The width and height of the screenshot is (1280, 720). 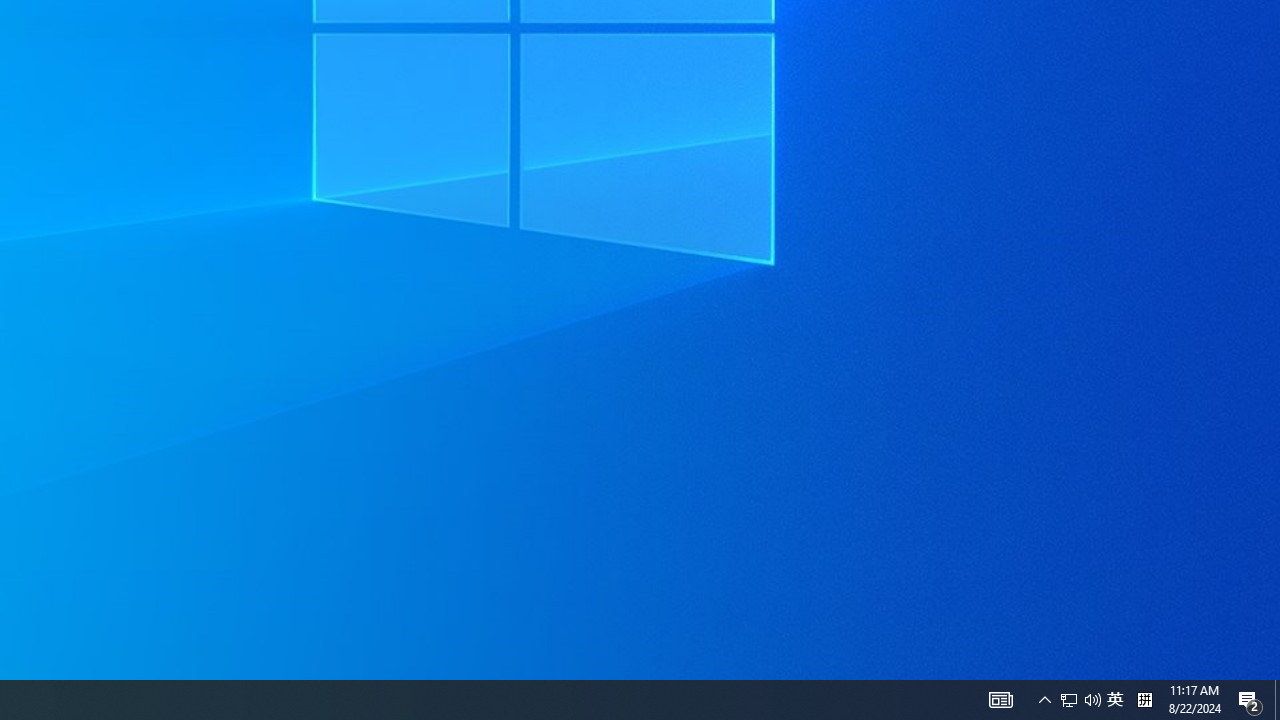 What do you see at coordinates (1092, 698) in the screenshot?
I see `'Q2790: 100%'` at bounding box center [1092, 698].